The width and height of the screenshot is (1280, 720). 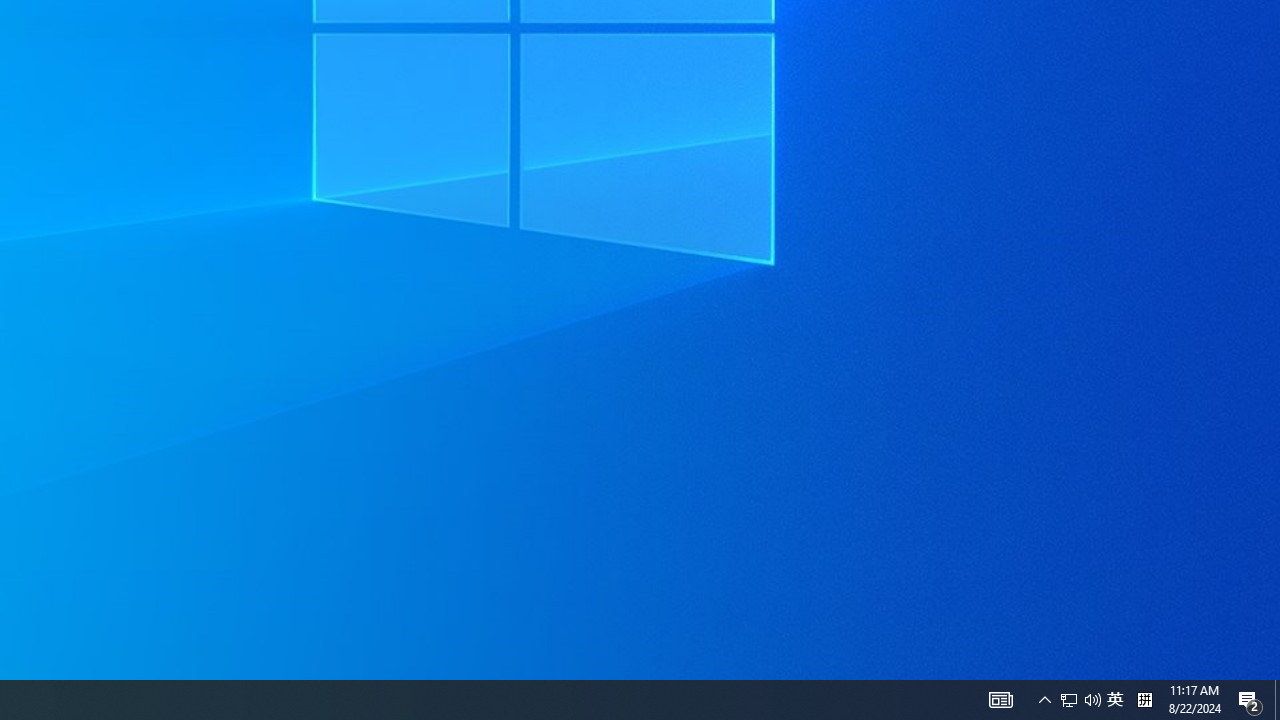 What do you see at coordinates (1092, 698) in the screenshot?
I see `'Q2790: 100%'` at bounding box center [1092, 698].